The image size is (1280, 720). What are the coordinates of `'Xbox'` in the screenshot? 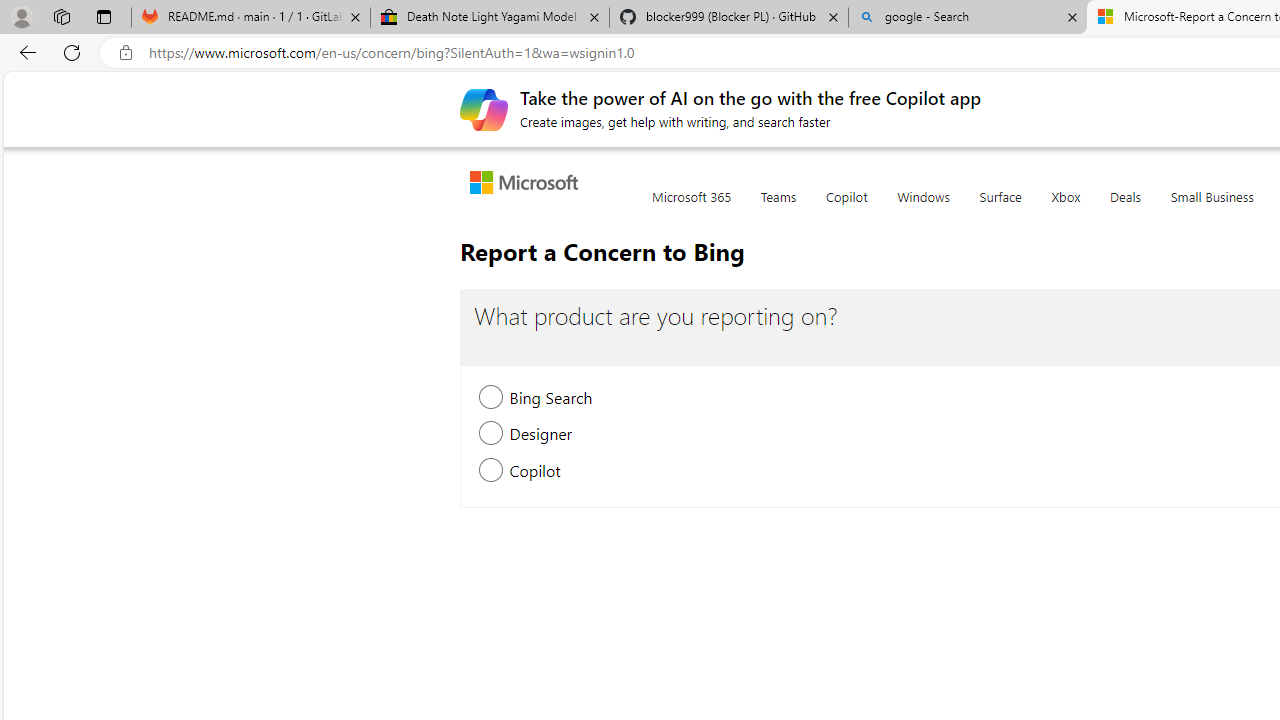 It's located at (1065, 209).